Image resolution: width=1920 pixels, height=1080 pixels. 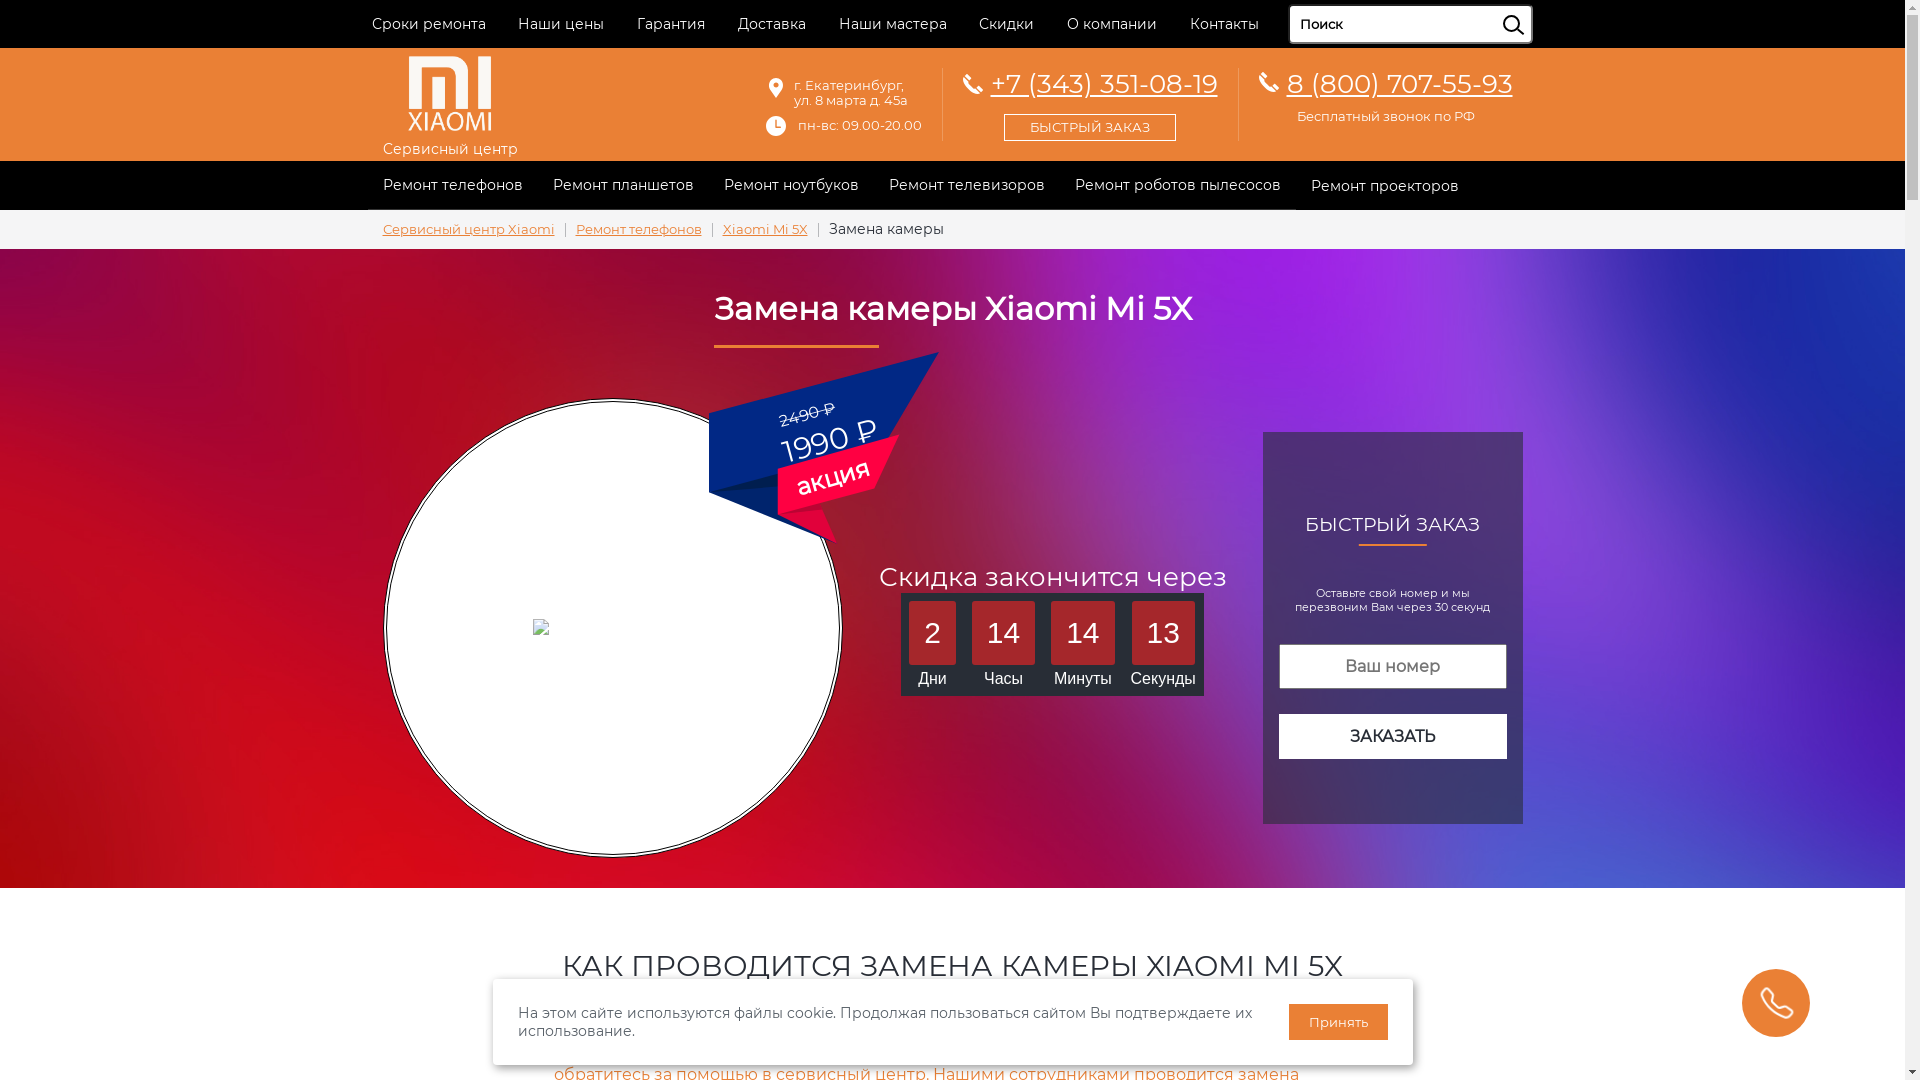 I want to click on 'Xiaomi Mi 5X', so click(x=763, y=228).